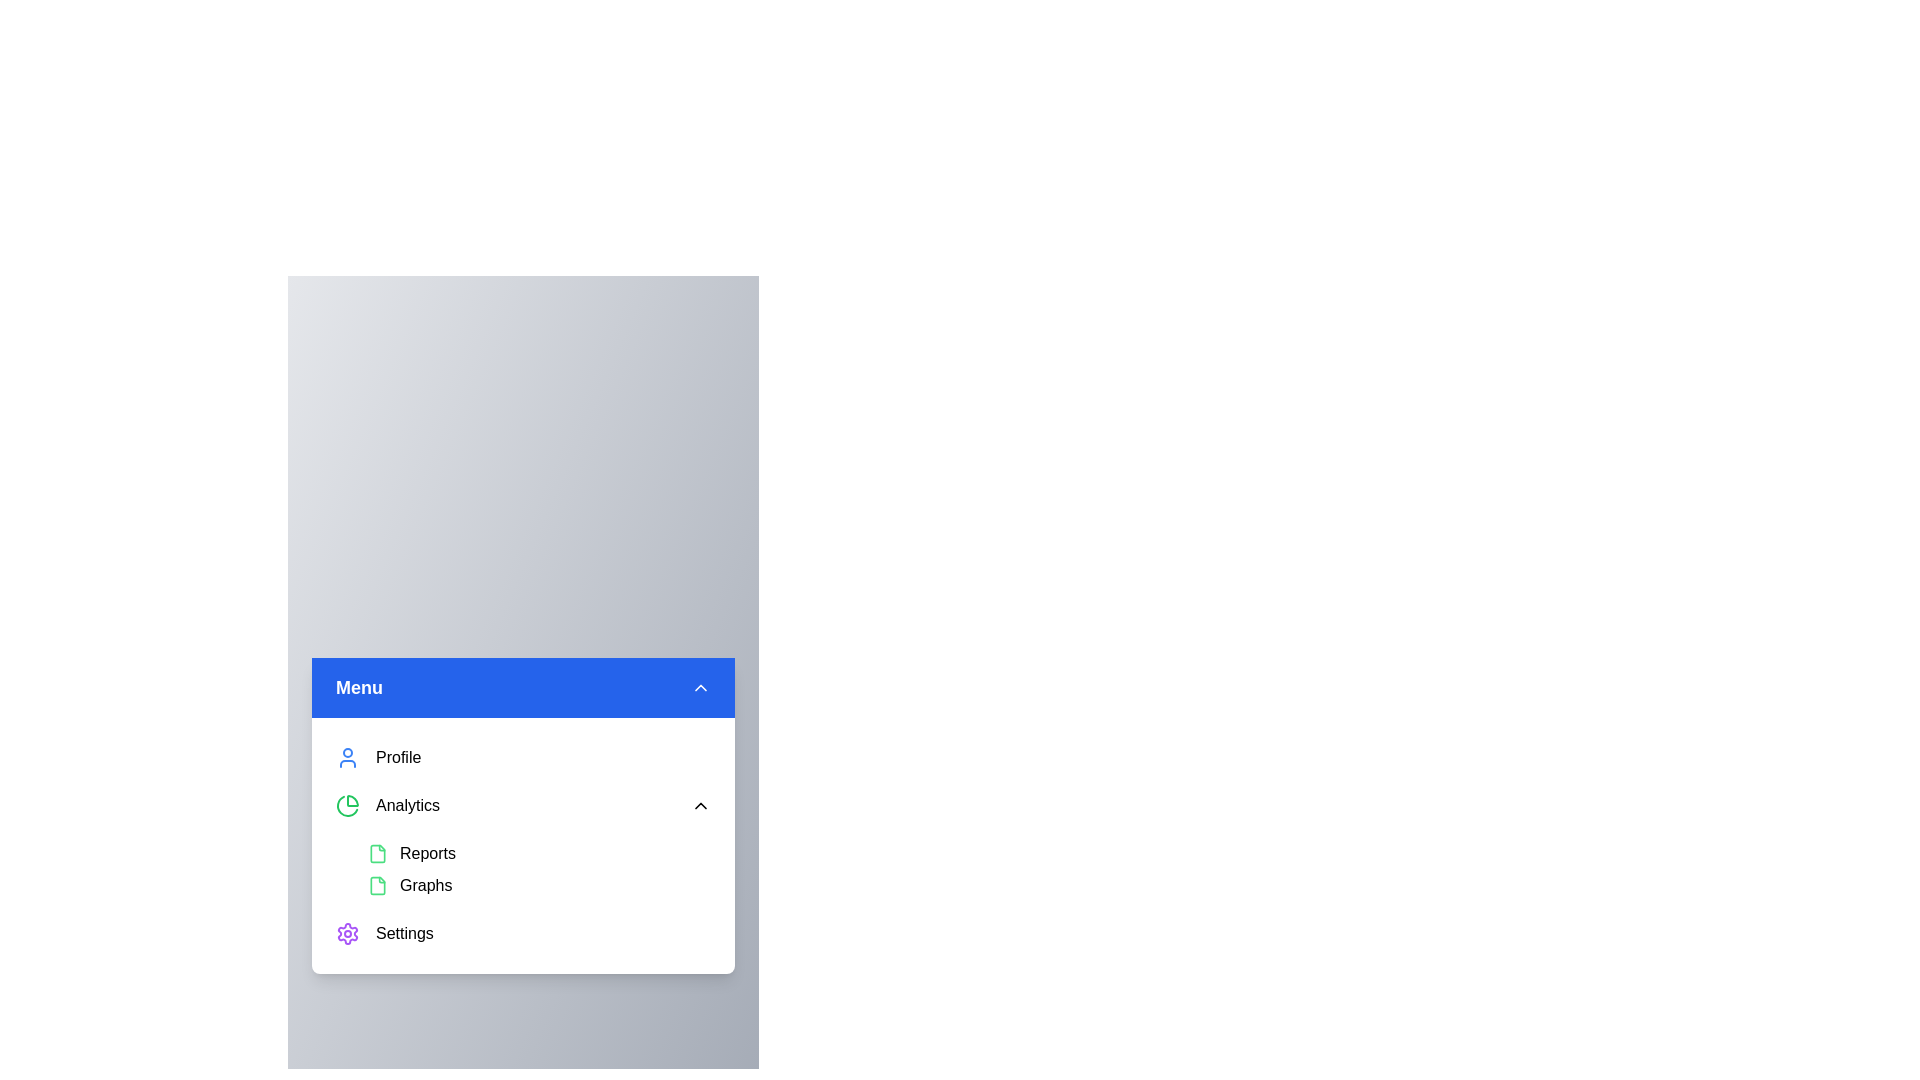  I want to click on the settings label located at the bottom of the menu dropdown, aligned horizontally to the right of the purple settings icon, so click(403, 933).